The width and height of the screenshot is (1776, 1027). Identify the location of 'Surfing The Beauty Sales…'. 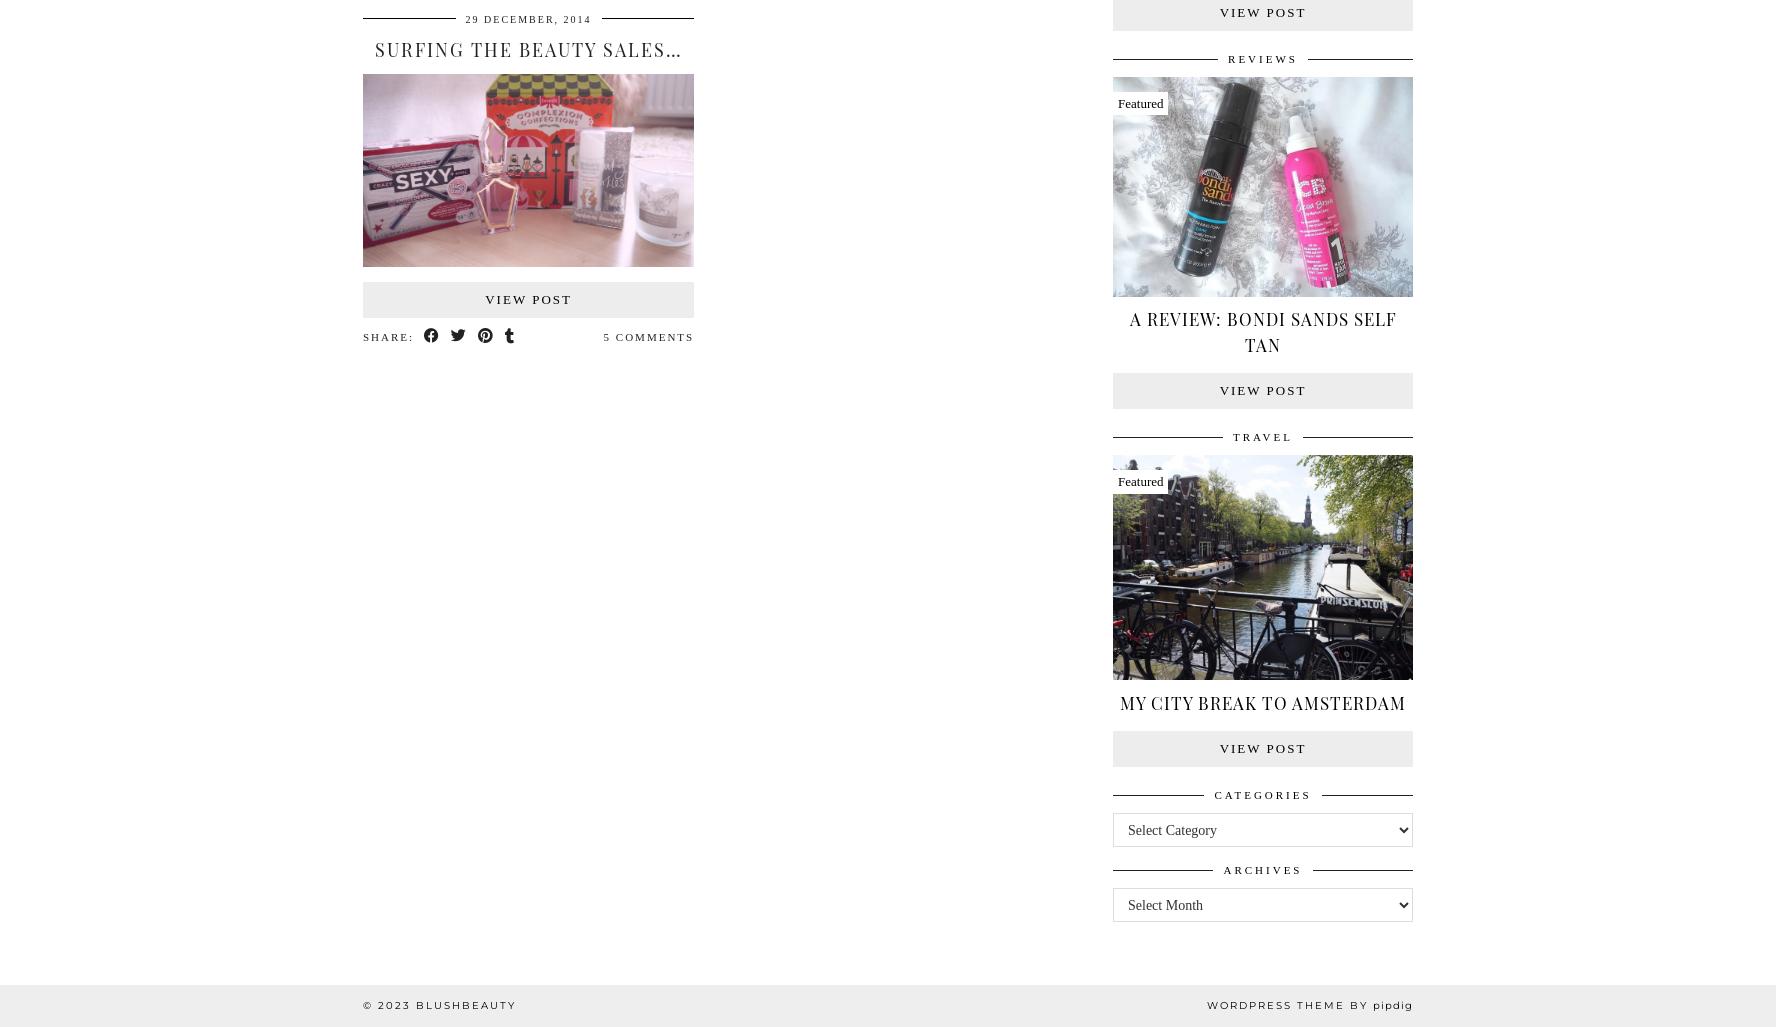
(528, 48).